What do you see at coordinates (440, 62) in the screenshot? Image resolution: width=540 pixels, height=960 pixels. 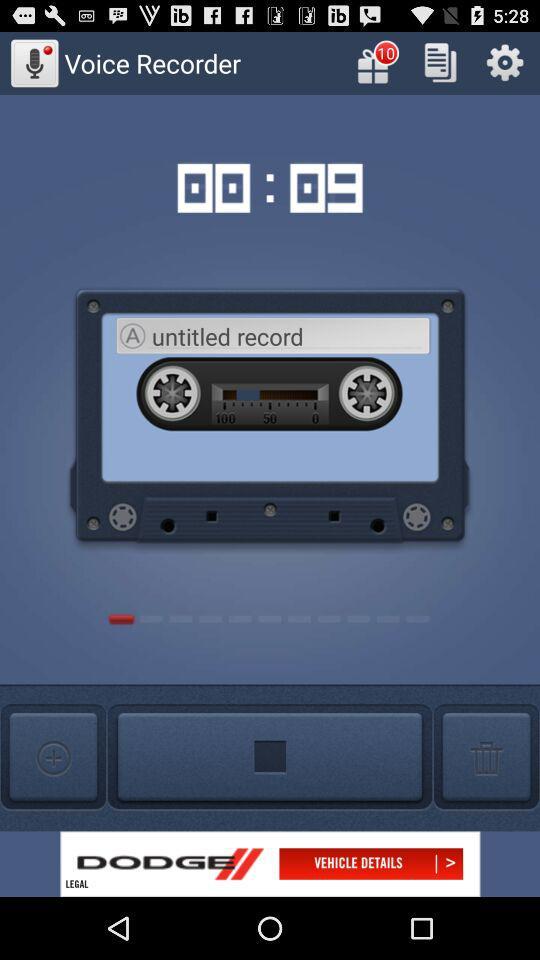 I see `copy the info` at bounding box center [440, 62].